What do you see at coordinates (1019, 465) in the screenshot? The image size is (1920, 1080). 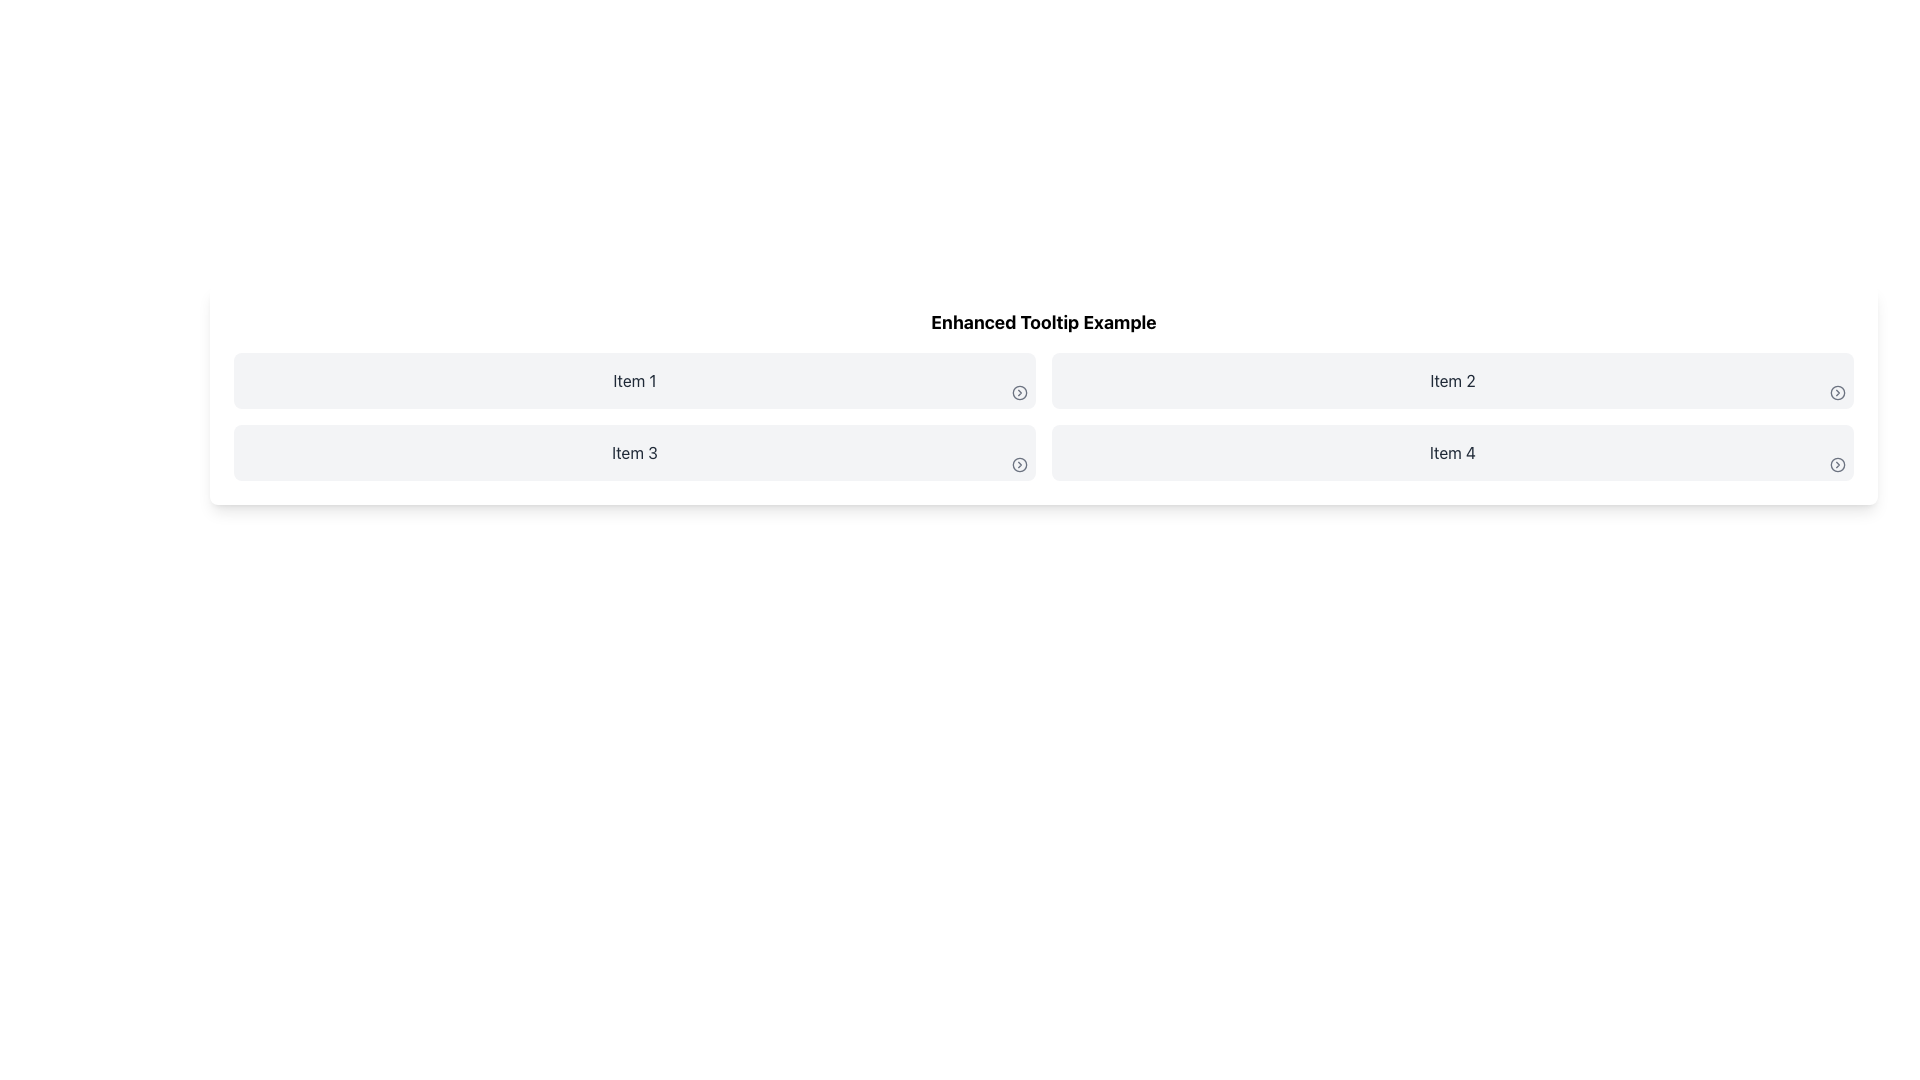 I see `the circular SVG icon located next to the text 'Item 3' in the second row, first column of the layout` at bounding box center [1019, 465].